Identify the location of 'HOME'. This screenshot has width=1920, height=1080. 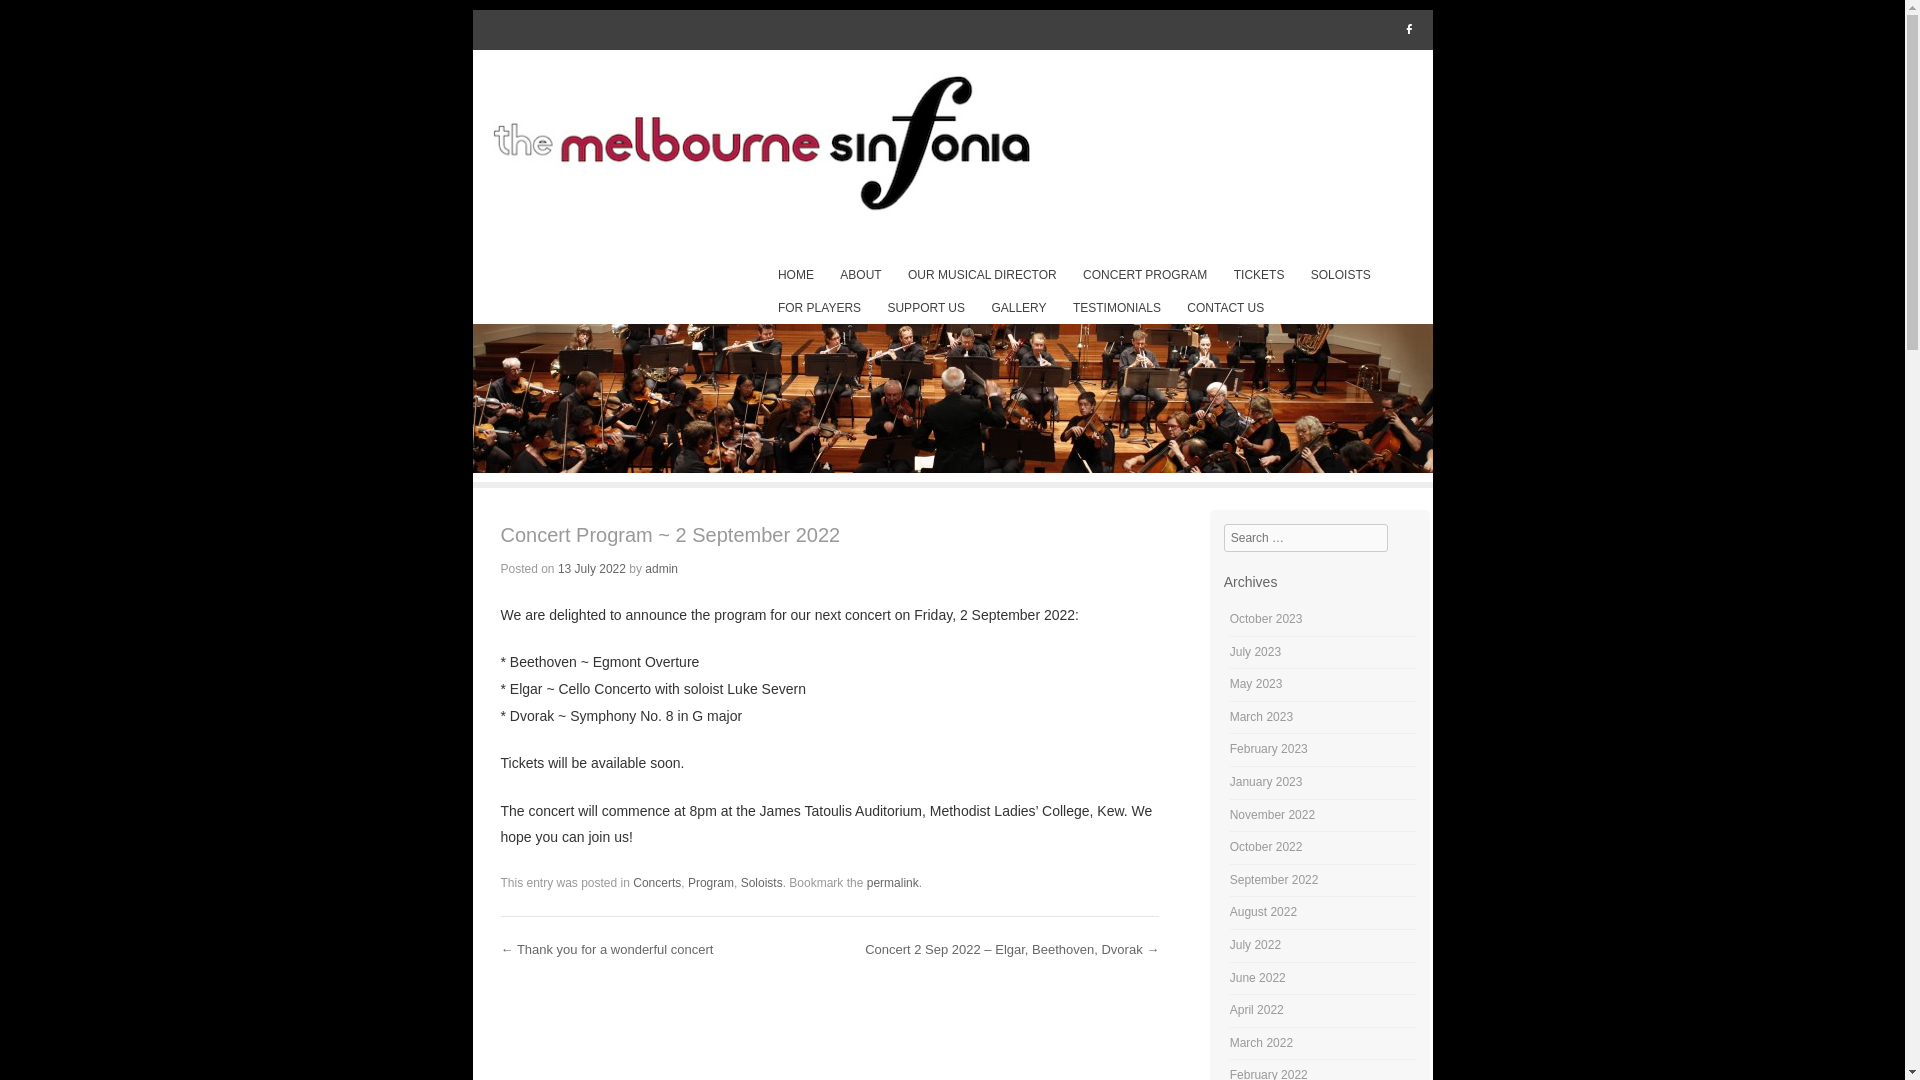
(767, 276).